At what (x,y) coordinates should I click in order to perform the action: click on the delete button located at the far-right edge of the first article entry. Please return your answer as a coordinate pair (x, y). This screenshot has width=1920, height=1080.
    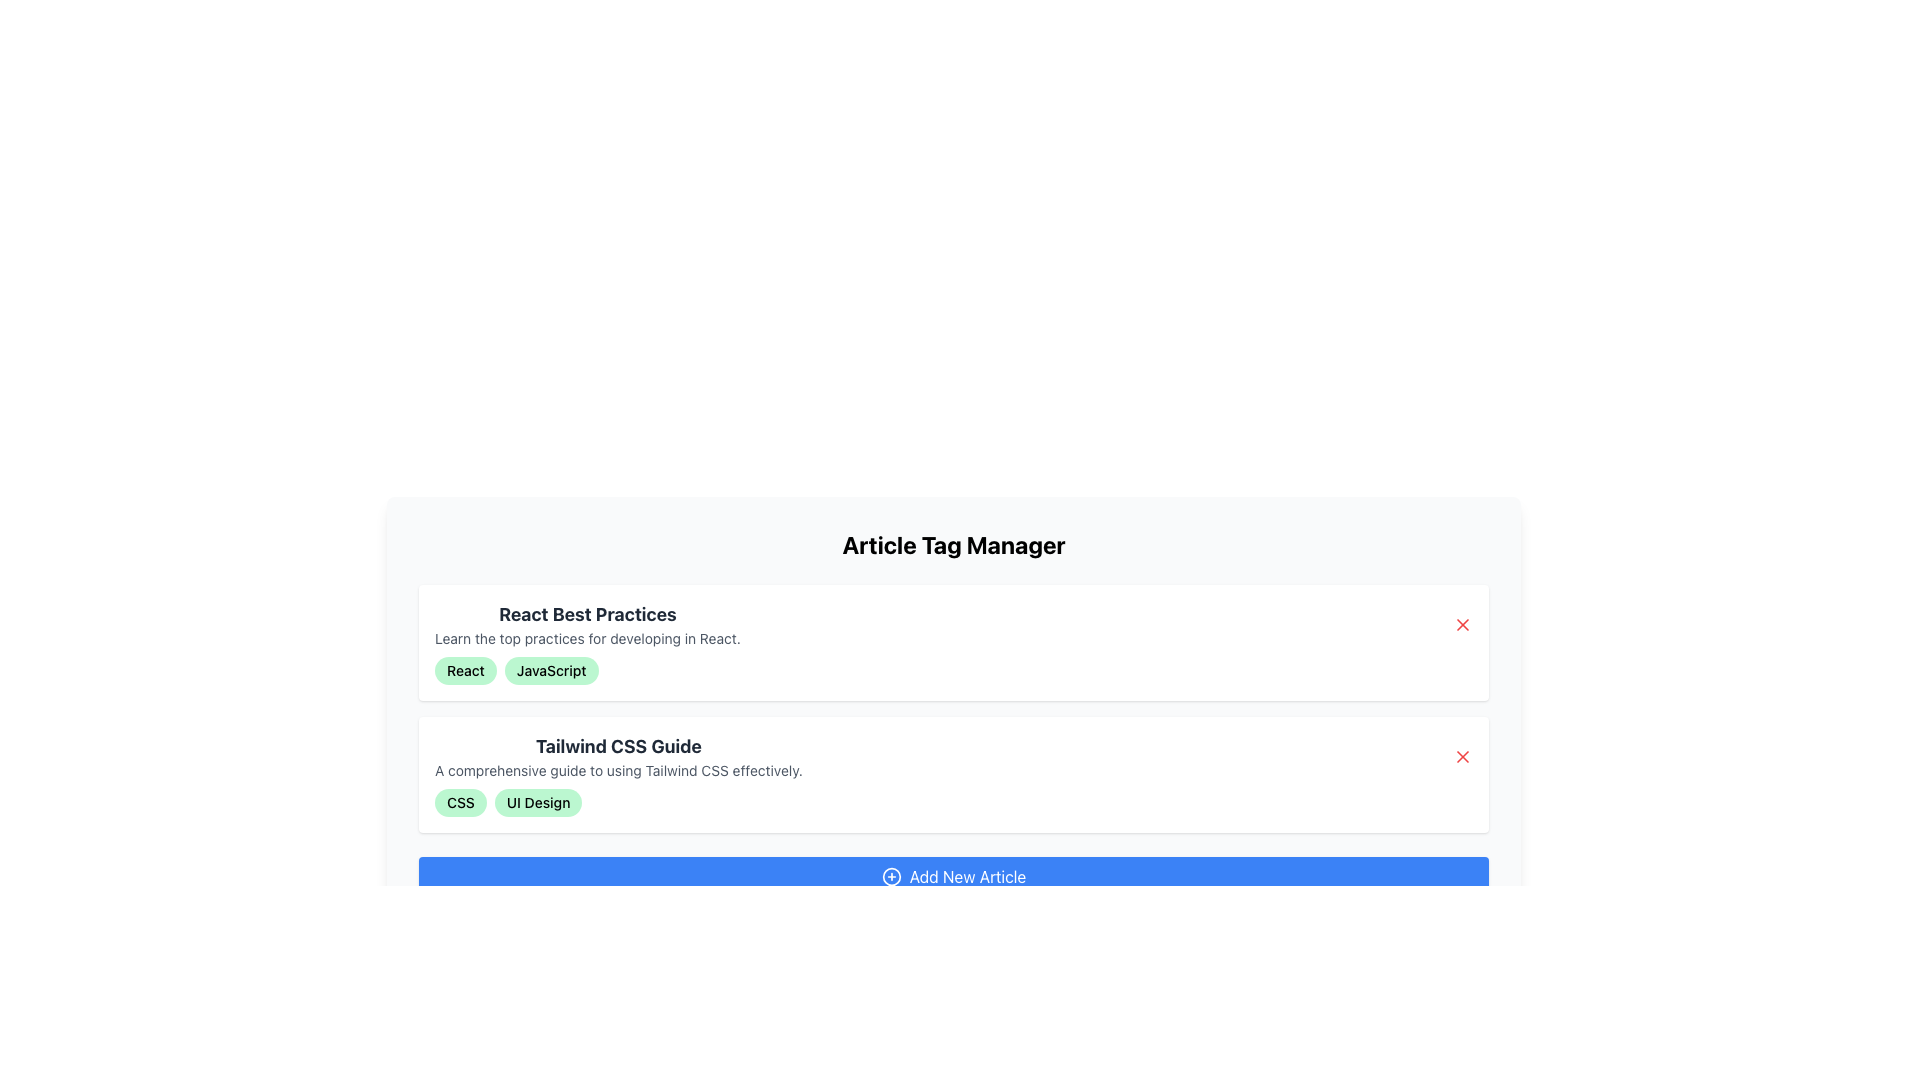
    Looking at the image, I should click on (1463, 623).